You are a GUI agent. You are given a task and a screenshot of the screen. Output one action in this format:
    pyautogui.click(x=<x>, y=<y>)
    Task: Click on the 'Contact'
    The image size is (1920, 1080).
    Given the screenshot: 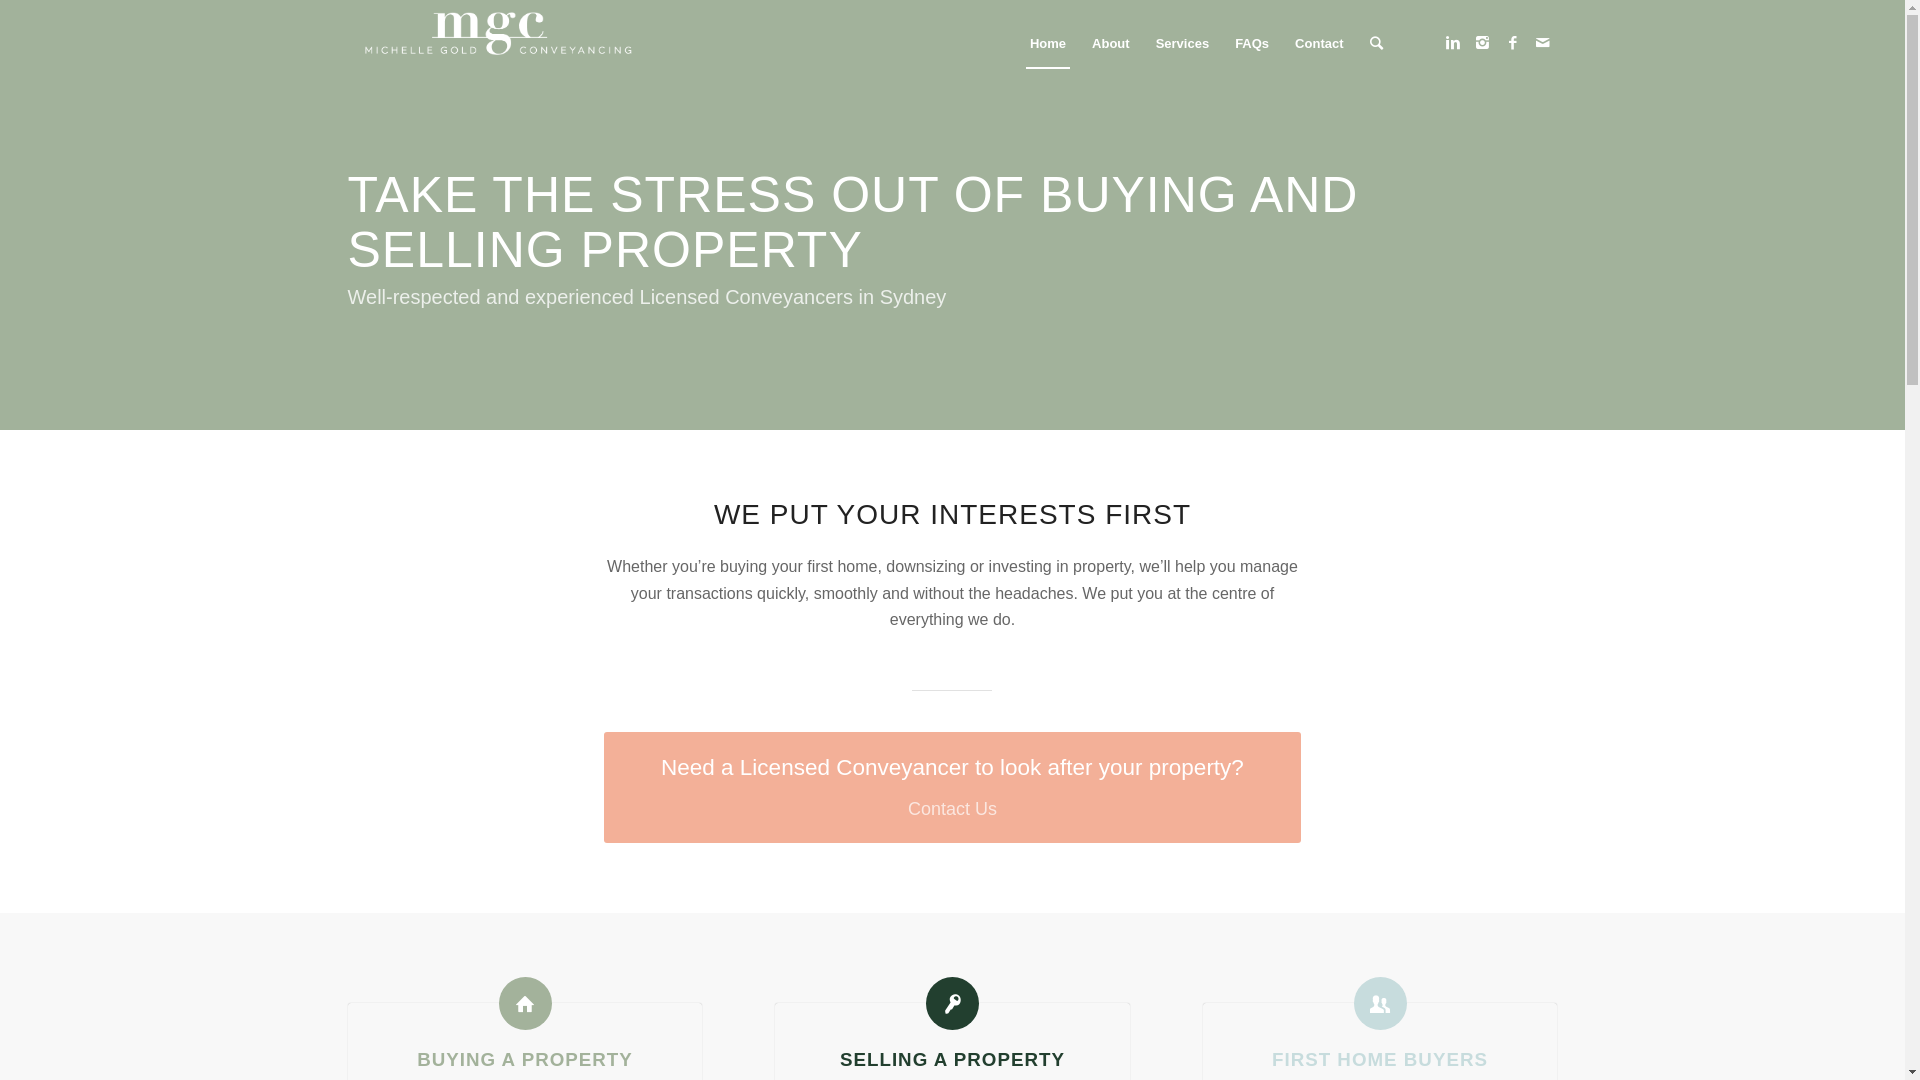 What is the action you would take?
    pyautogui.click(x=1319, y=43)
    